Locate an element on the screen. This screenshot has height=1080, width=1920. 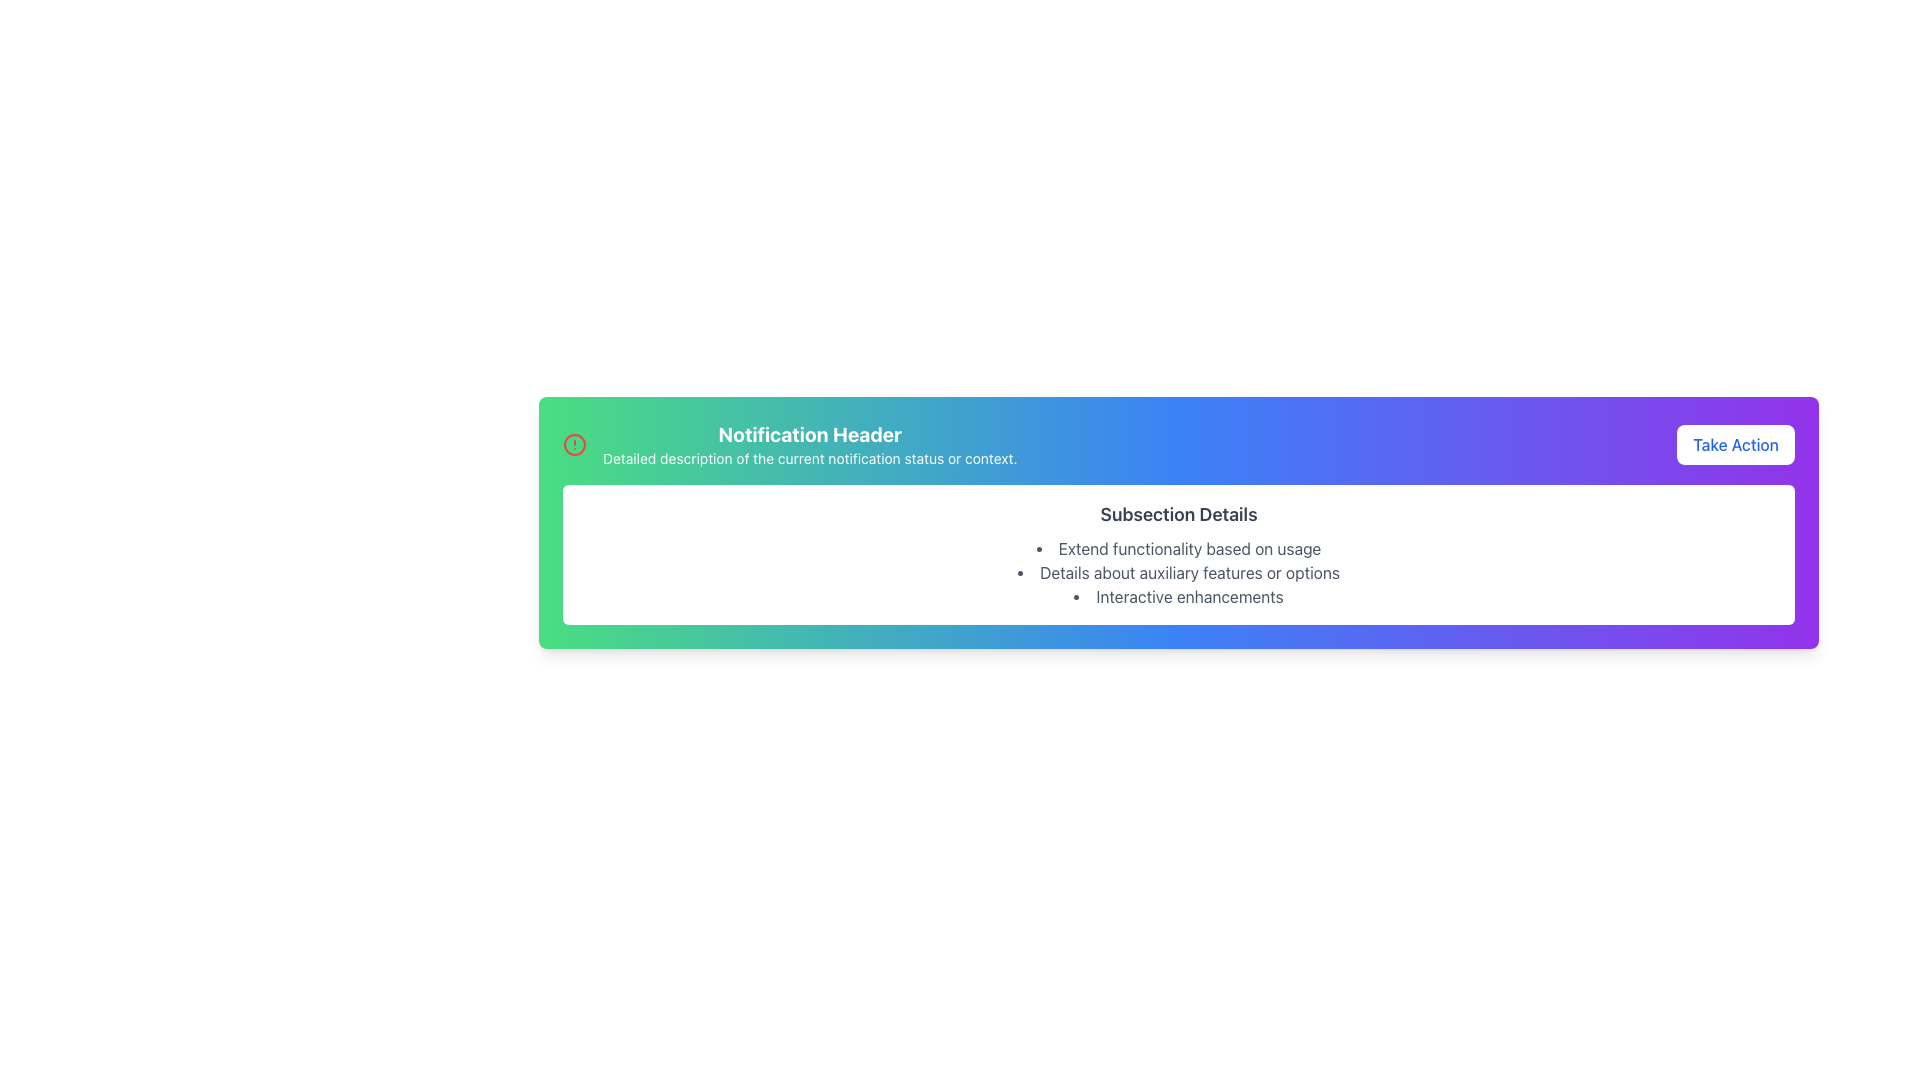
the center circle within the notification icon at the top-left corner of the notification card, which serves as a visual indicator or decorative aspect is located at coordinates (574, 443).